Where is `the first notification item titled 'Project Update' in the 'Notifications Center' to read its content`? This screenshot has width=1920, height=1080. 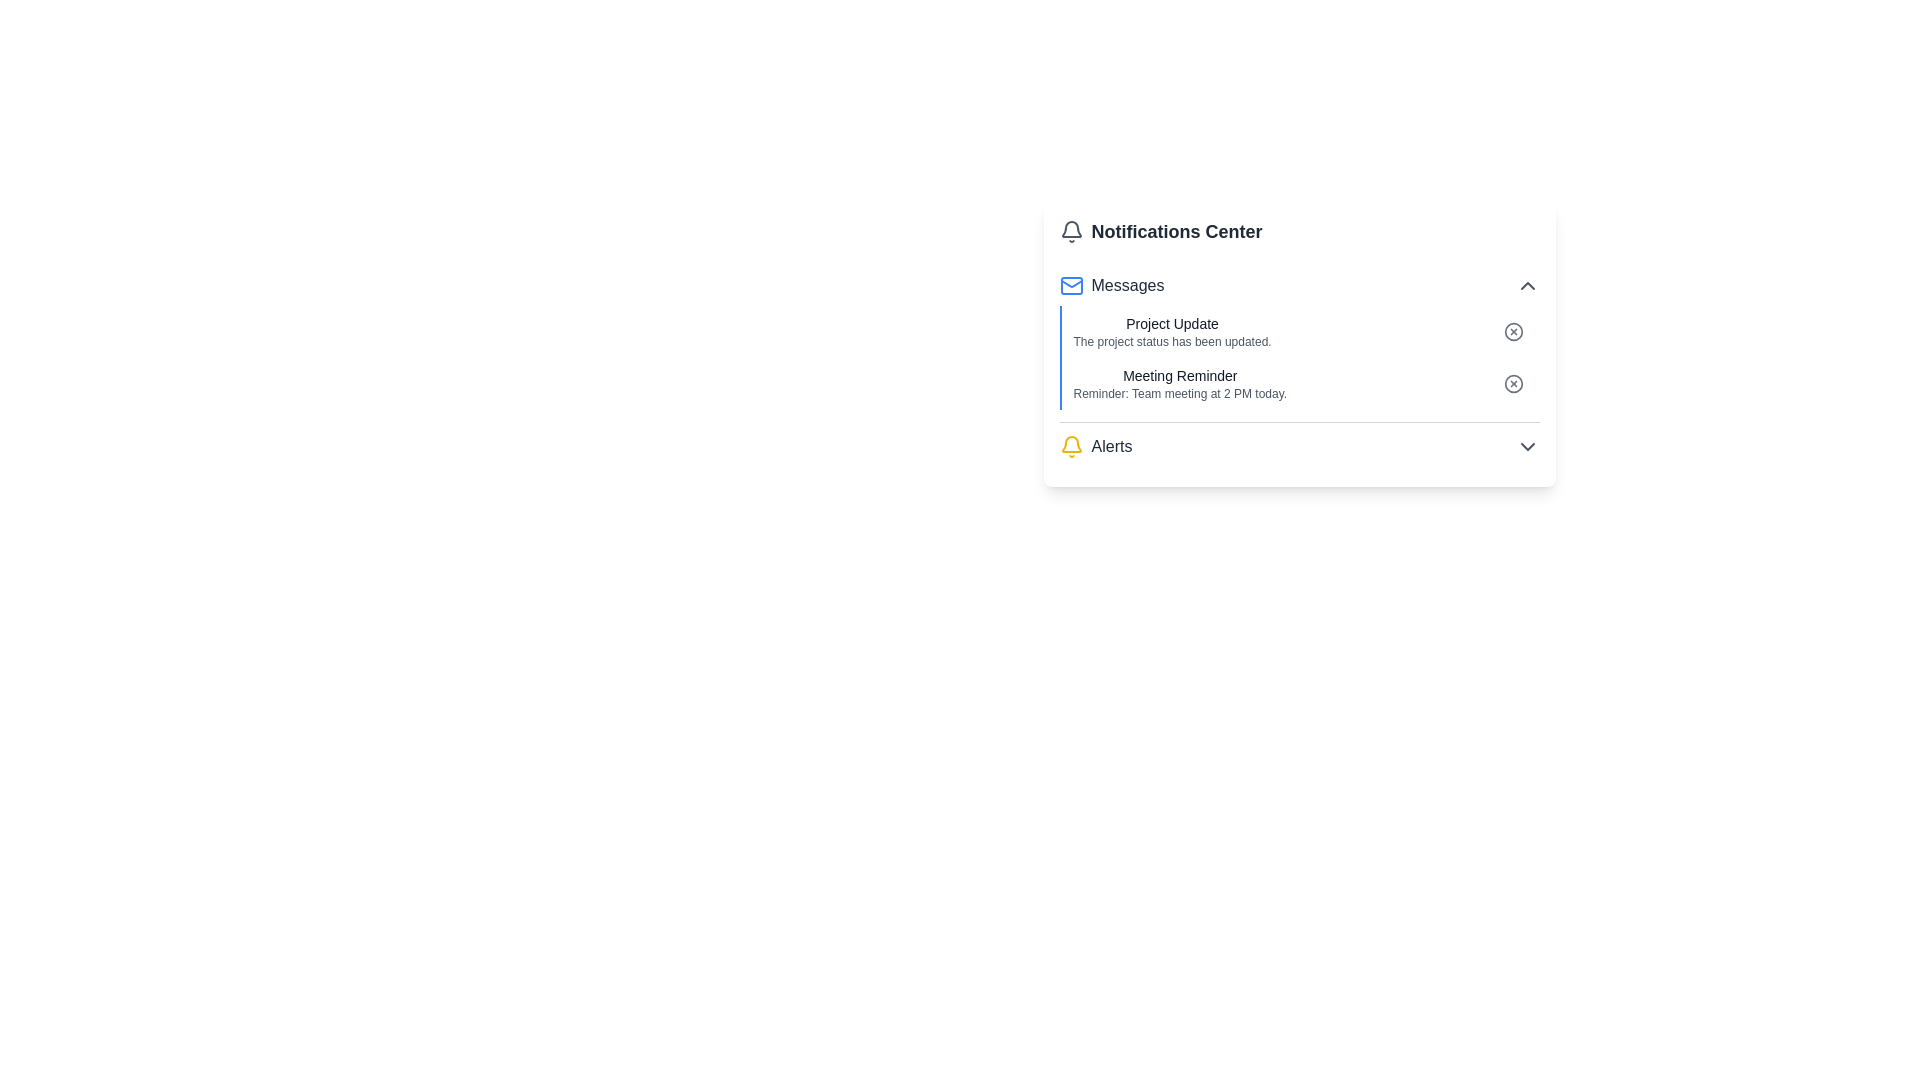
the first notification item titled 'Project Update' in the 'Notifications Center' to read its content is located at coordinates (1299, 330).